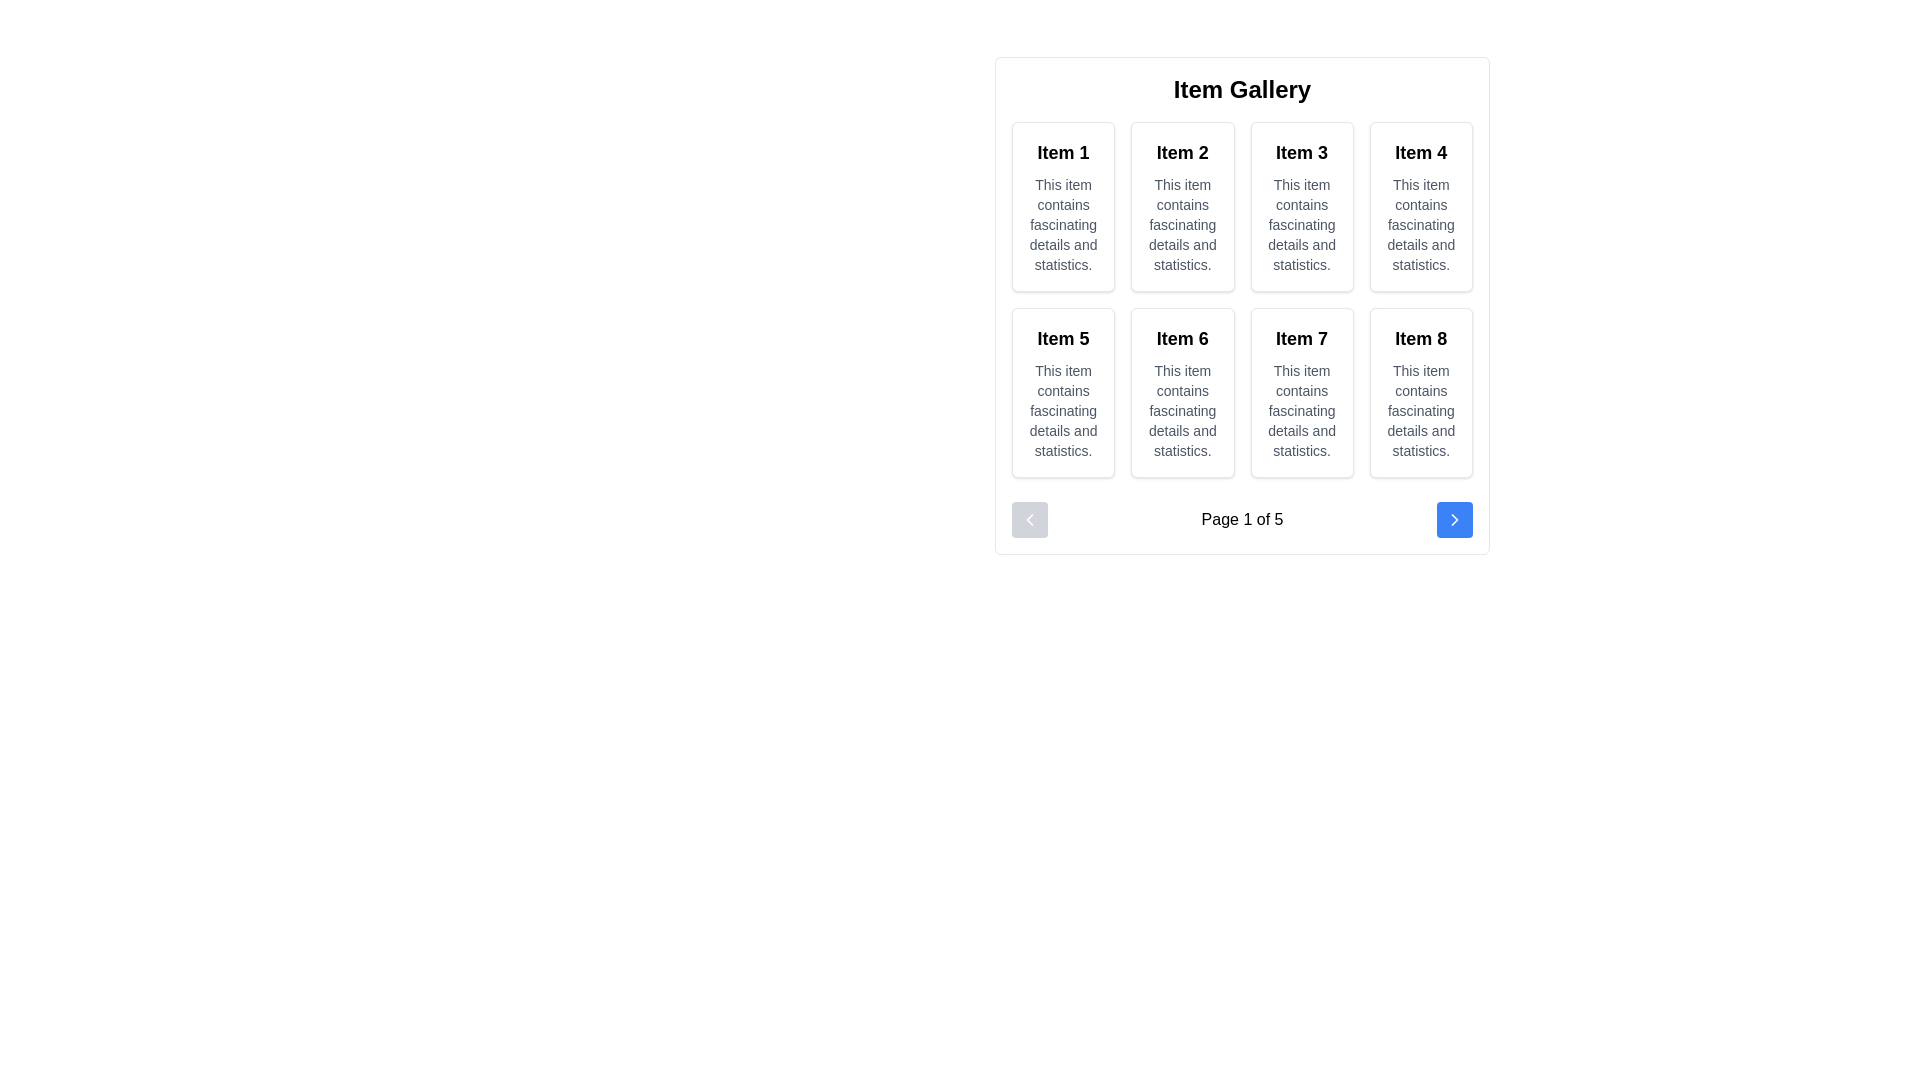 The height and width of the screenshot is (1080, 1920). Describe the element at coordinates (1241, 519) in the screenshot. I see `the text element displaying 'Page 1 of 5', which is located at the center-bottom of the pagination controls` at that location.